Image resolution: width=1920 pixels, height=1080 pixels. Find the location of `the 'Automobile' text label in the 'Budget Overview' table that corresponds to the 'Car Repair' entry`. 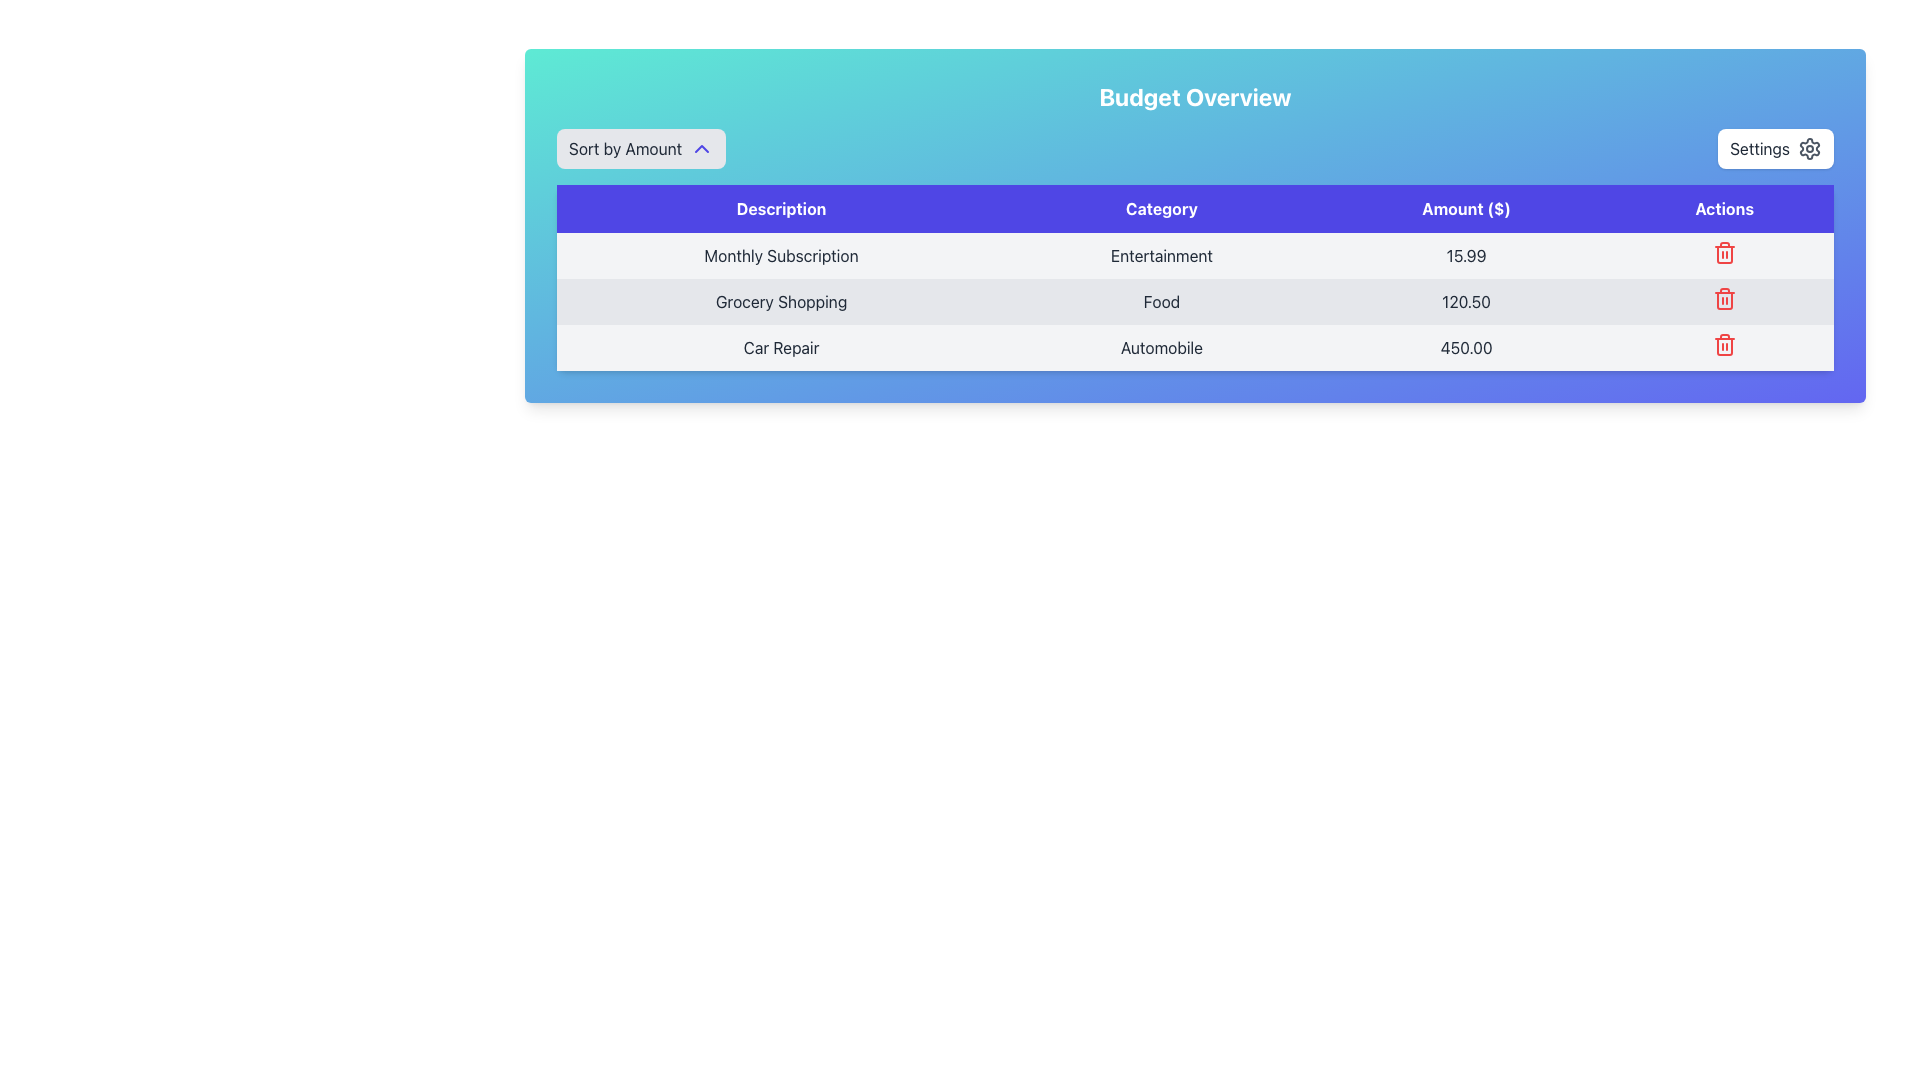

the 'Automobile' text label in the 'Budget Overview' table that corresponds to the 'Car Repair' entry is located at coordinates (1161, 346).